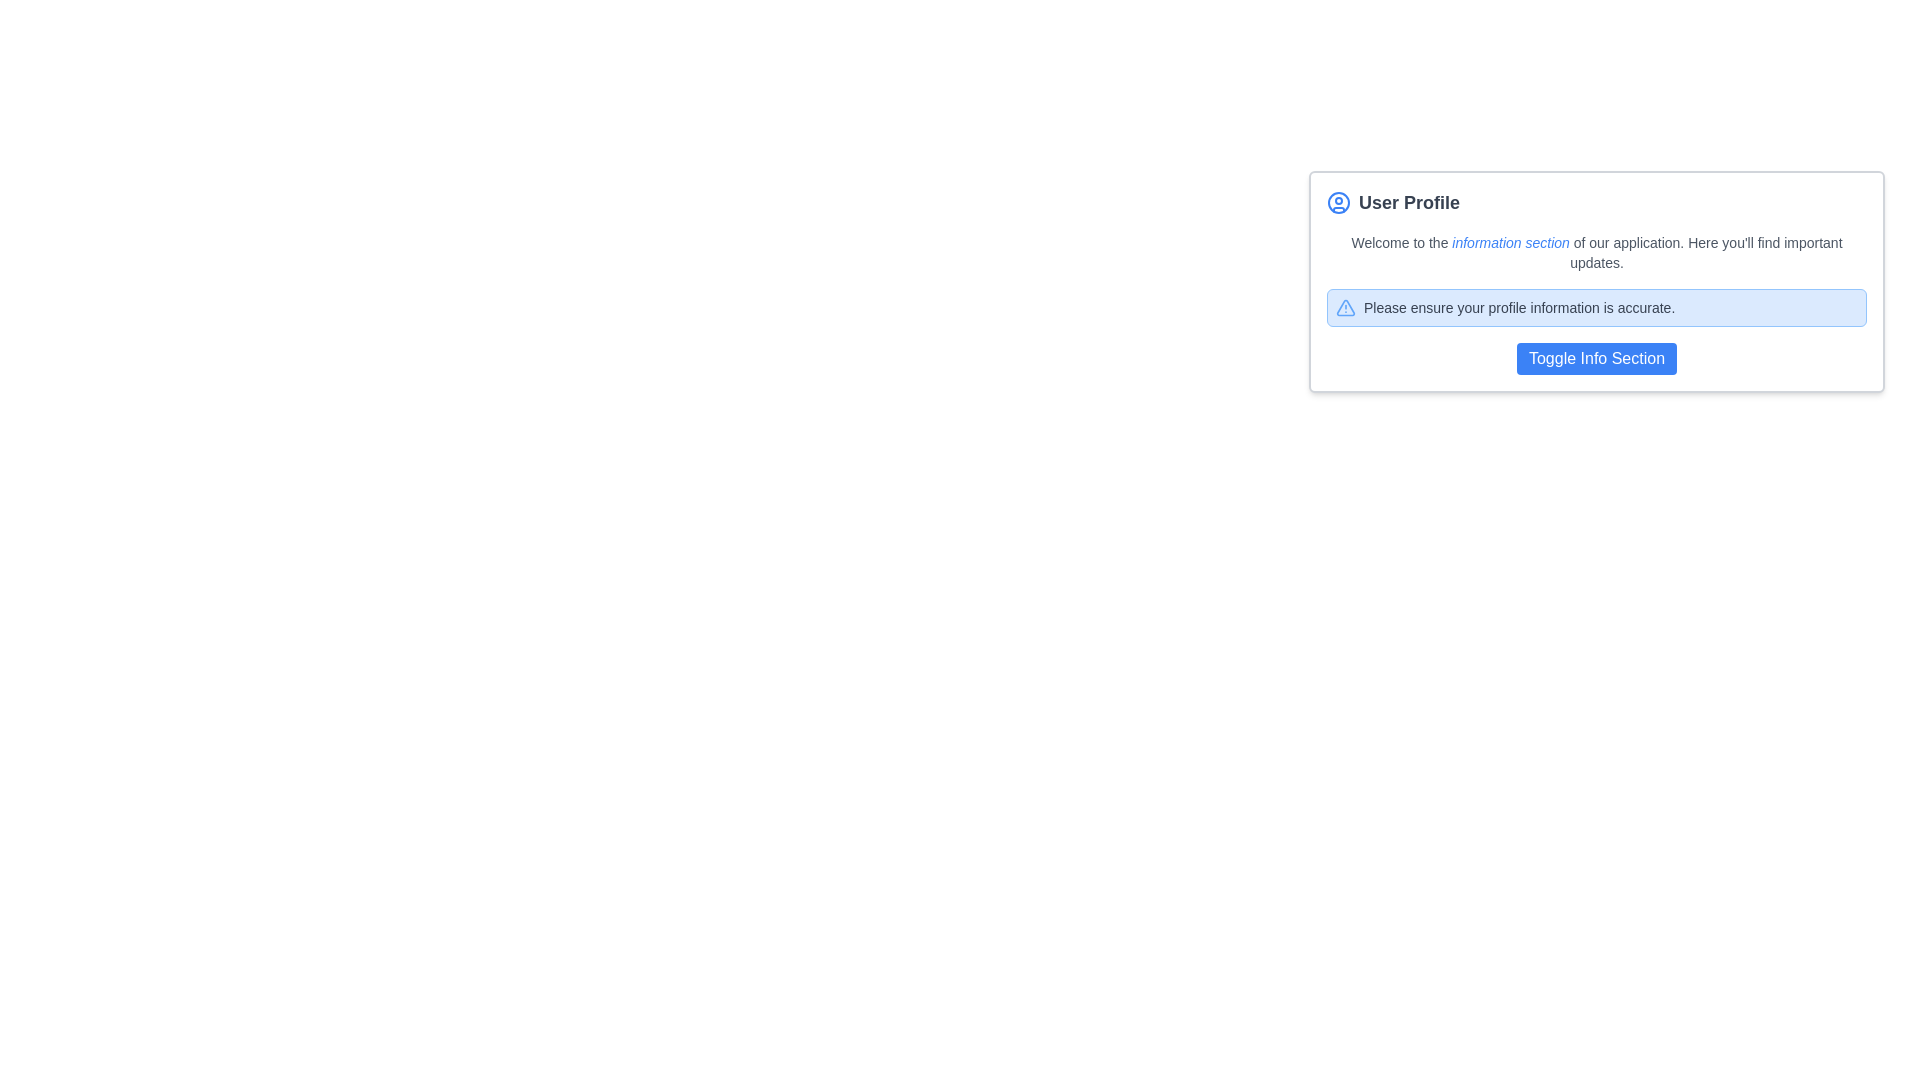 This screenshot has height=1080, width=1920. Describe the element at coordinates (1339, 203) in the screenshot. I see `the outer circle of the user profile icon located at the top-left corner of the 'User Profile' panel` at that location.